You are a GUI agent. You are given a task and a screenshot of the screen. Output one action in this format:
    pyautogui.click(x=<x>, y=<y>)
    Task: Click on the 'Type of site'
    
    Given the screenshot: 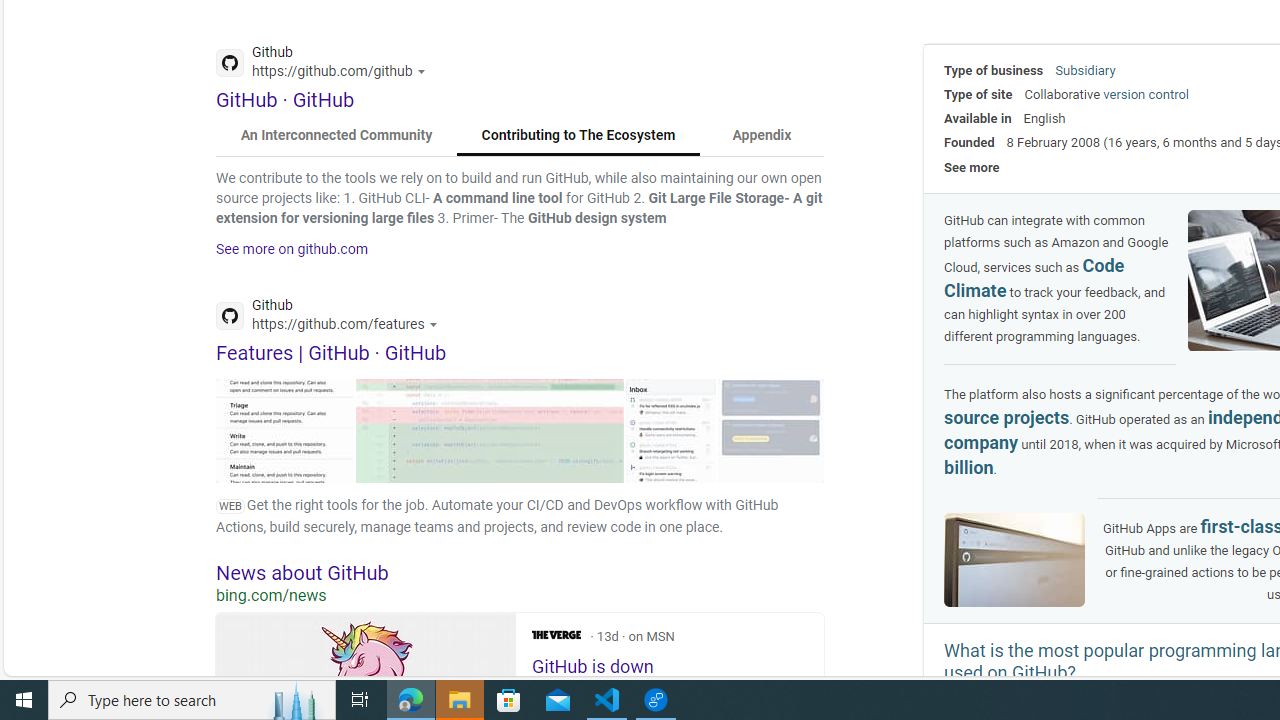 What is the action you would take?
    pyautogui.click(x=978, y=94)
    